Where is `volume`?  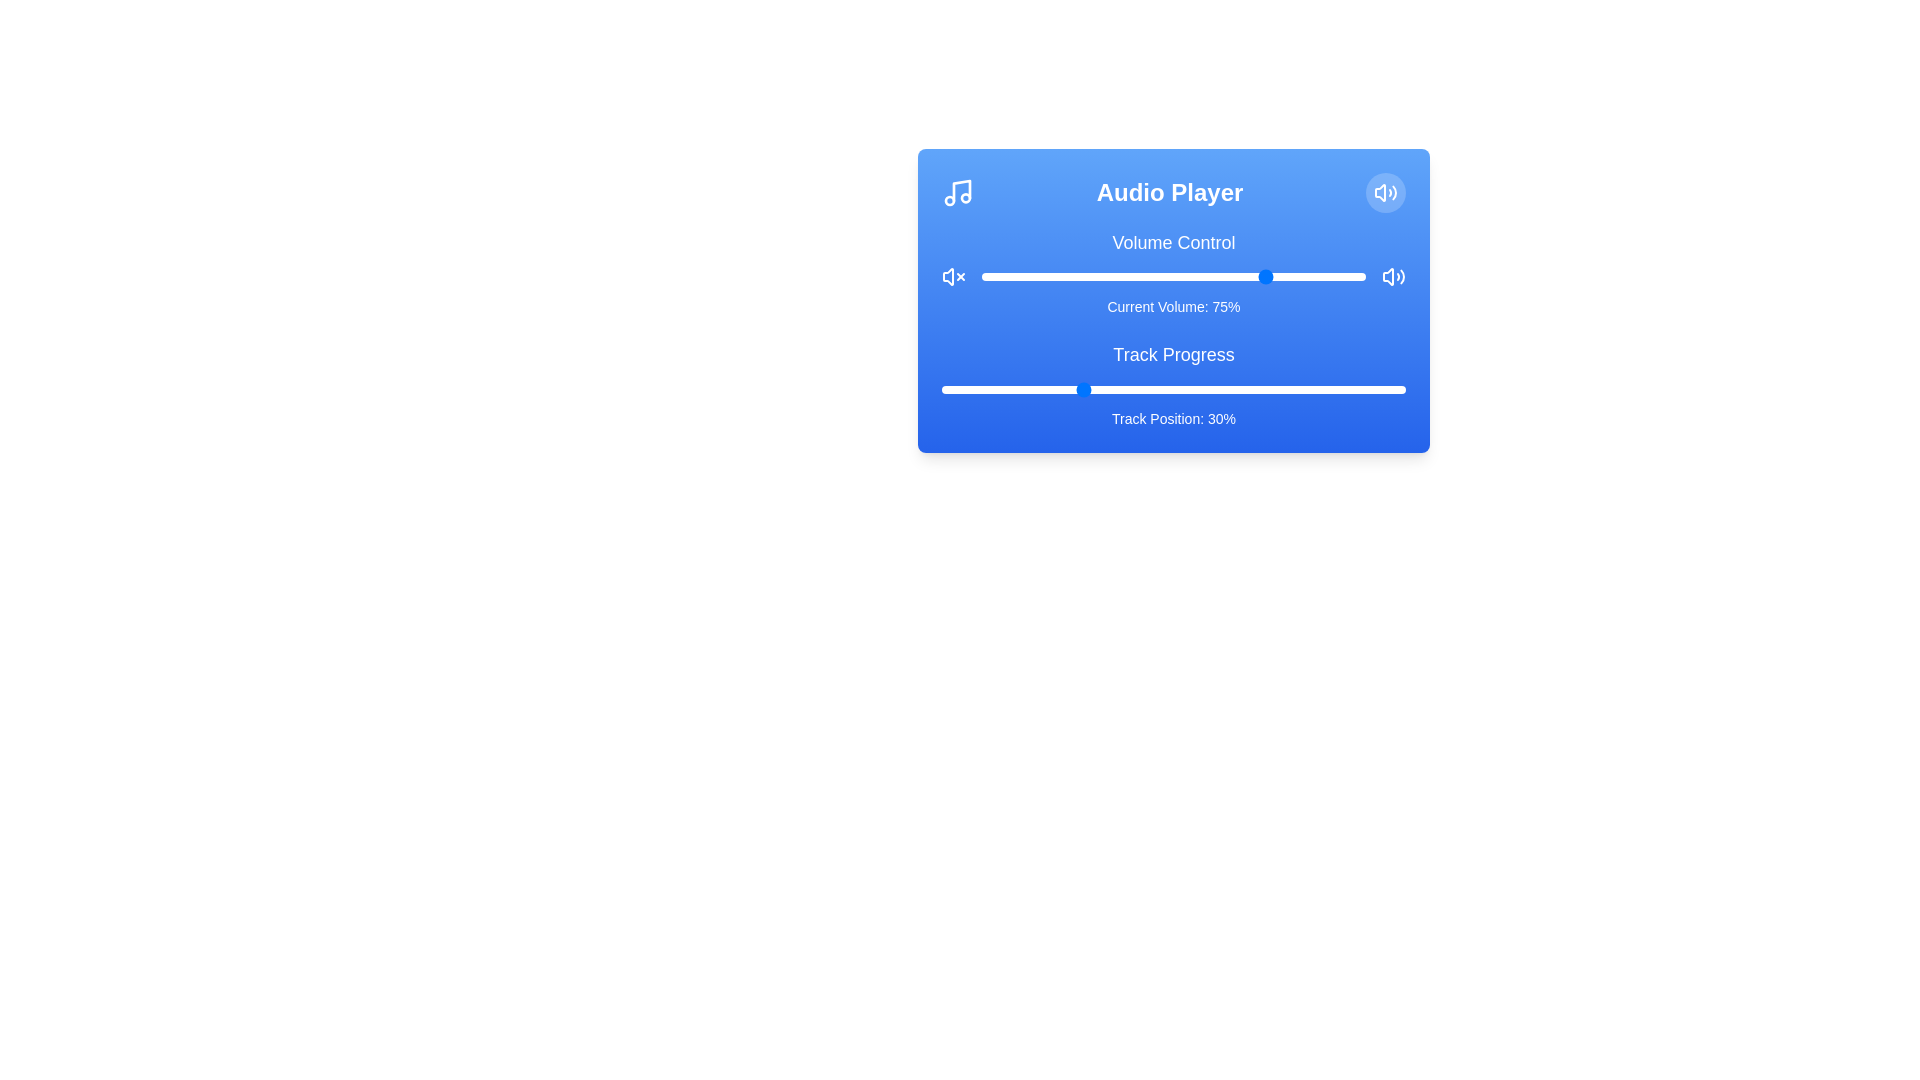
volume is located at coordinates (1115, 277).